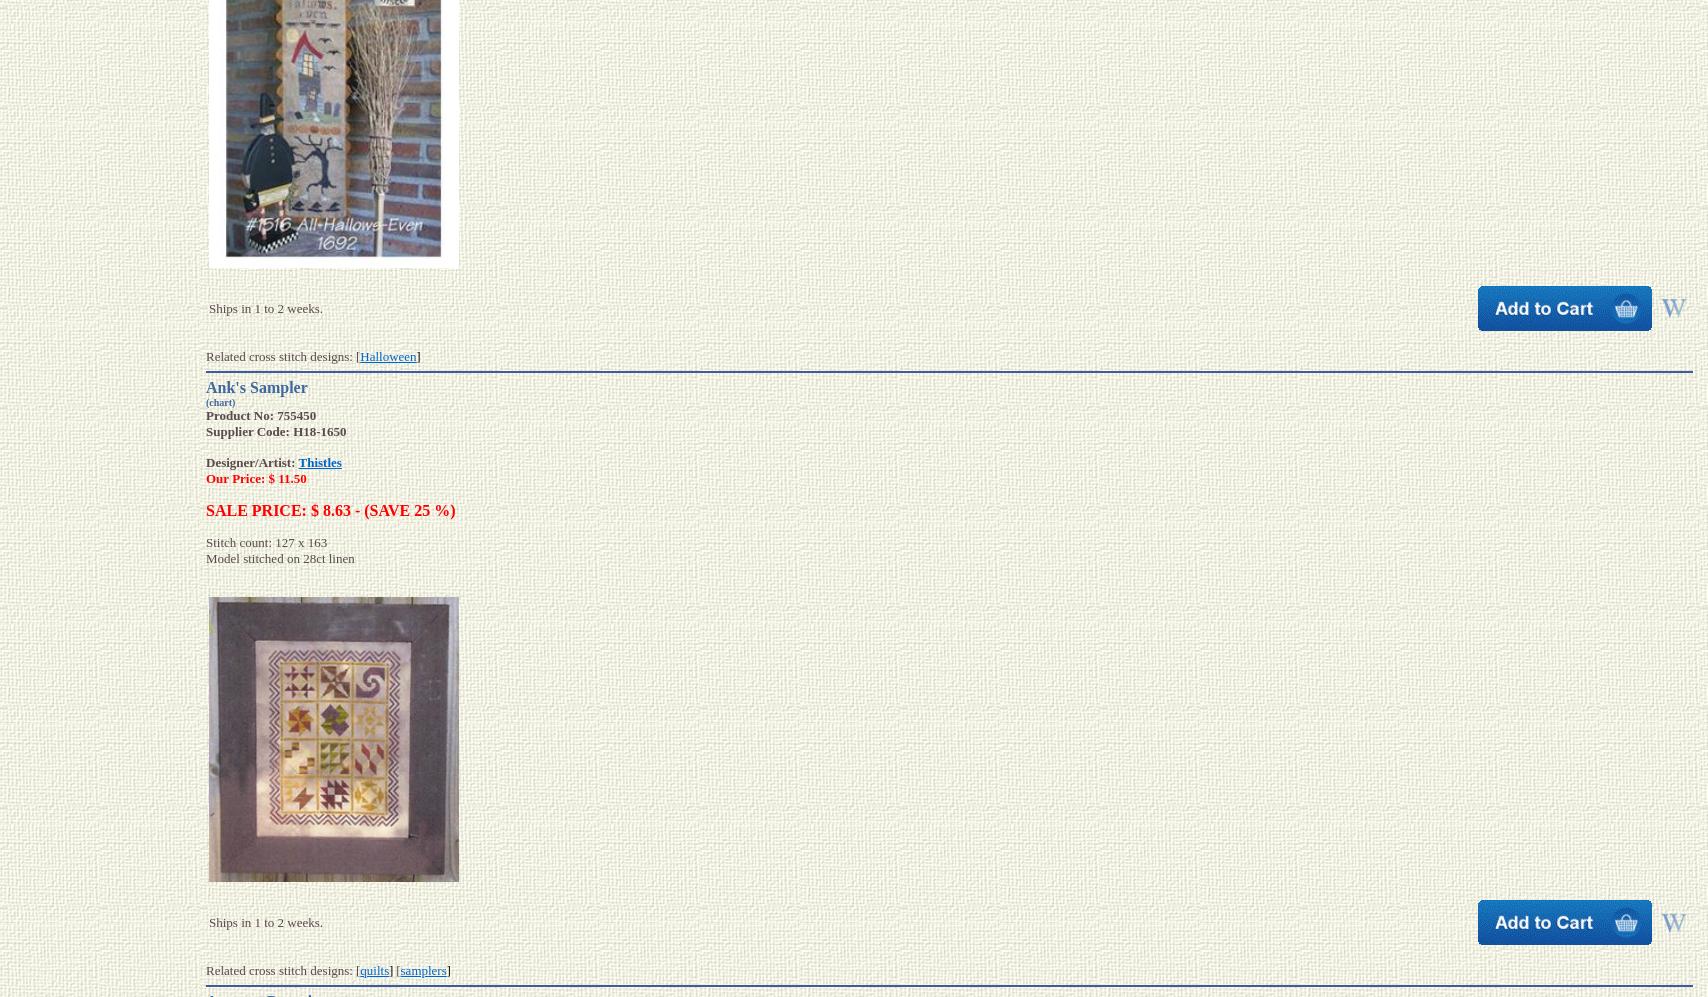  What do you see at coordinates (220, 401) in the screenshot?
I see `'(chart)'` at bounding box center [220, 401].